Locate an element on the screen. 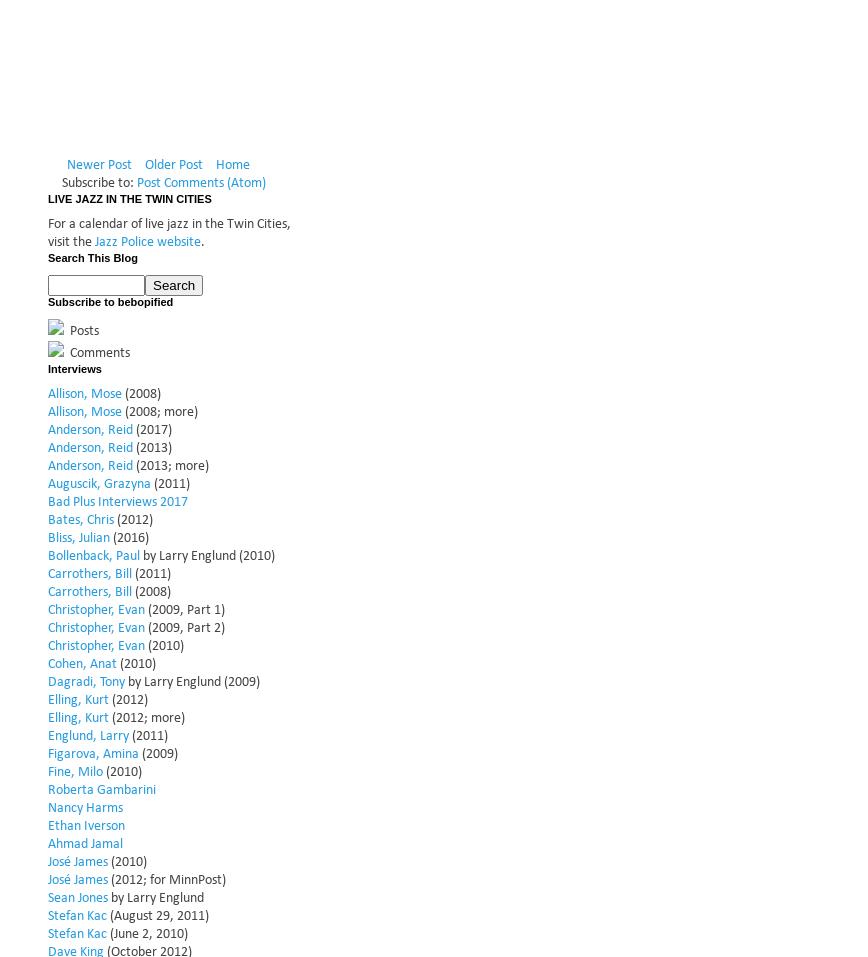 The height and width of the screenshot is (957, 868). 'Post Comments (Atom)' is located at coordinates (201, 182).